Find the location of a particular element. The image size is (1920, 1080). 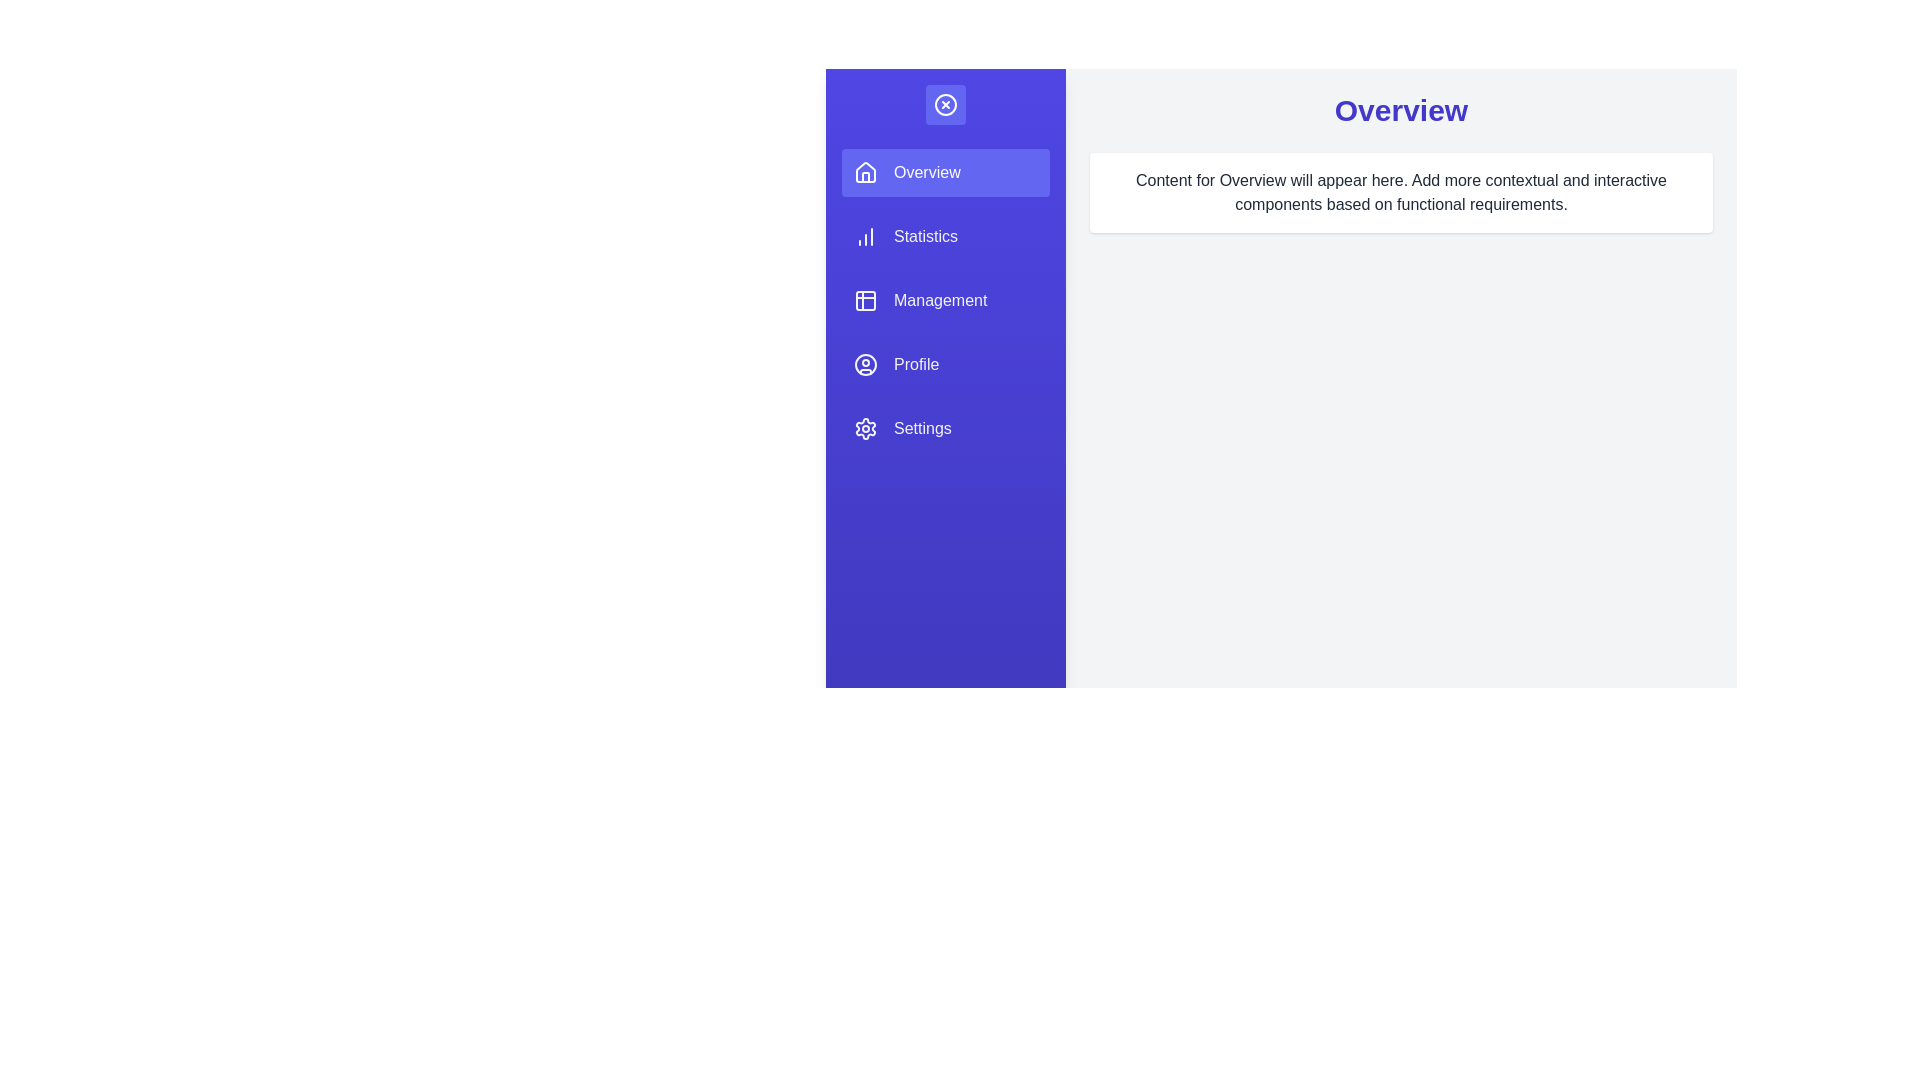

the Overview tab from the sidebar menu is located at coordinates (944, 172).